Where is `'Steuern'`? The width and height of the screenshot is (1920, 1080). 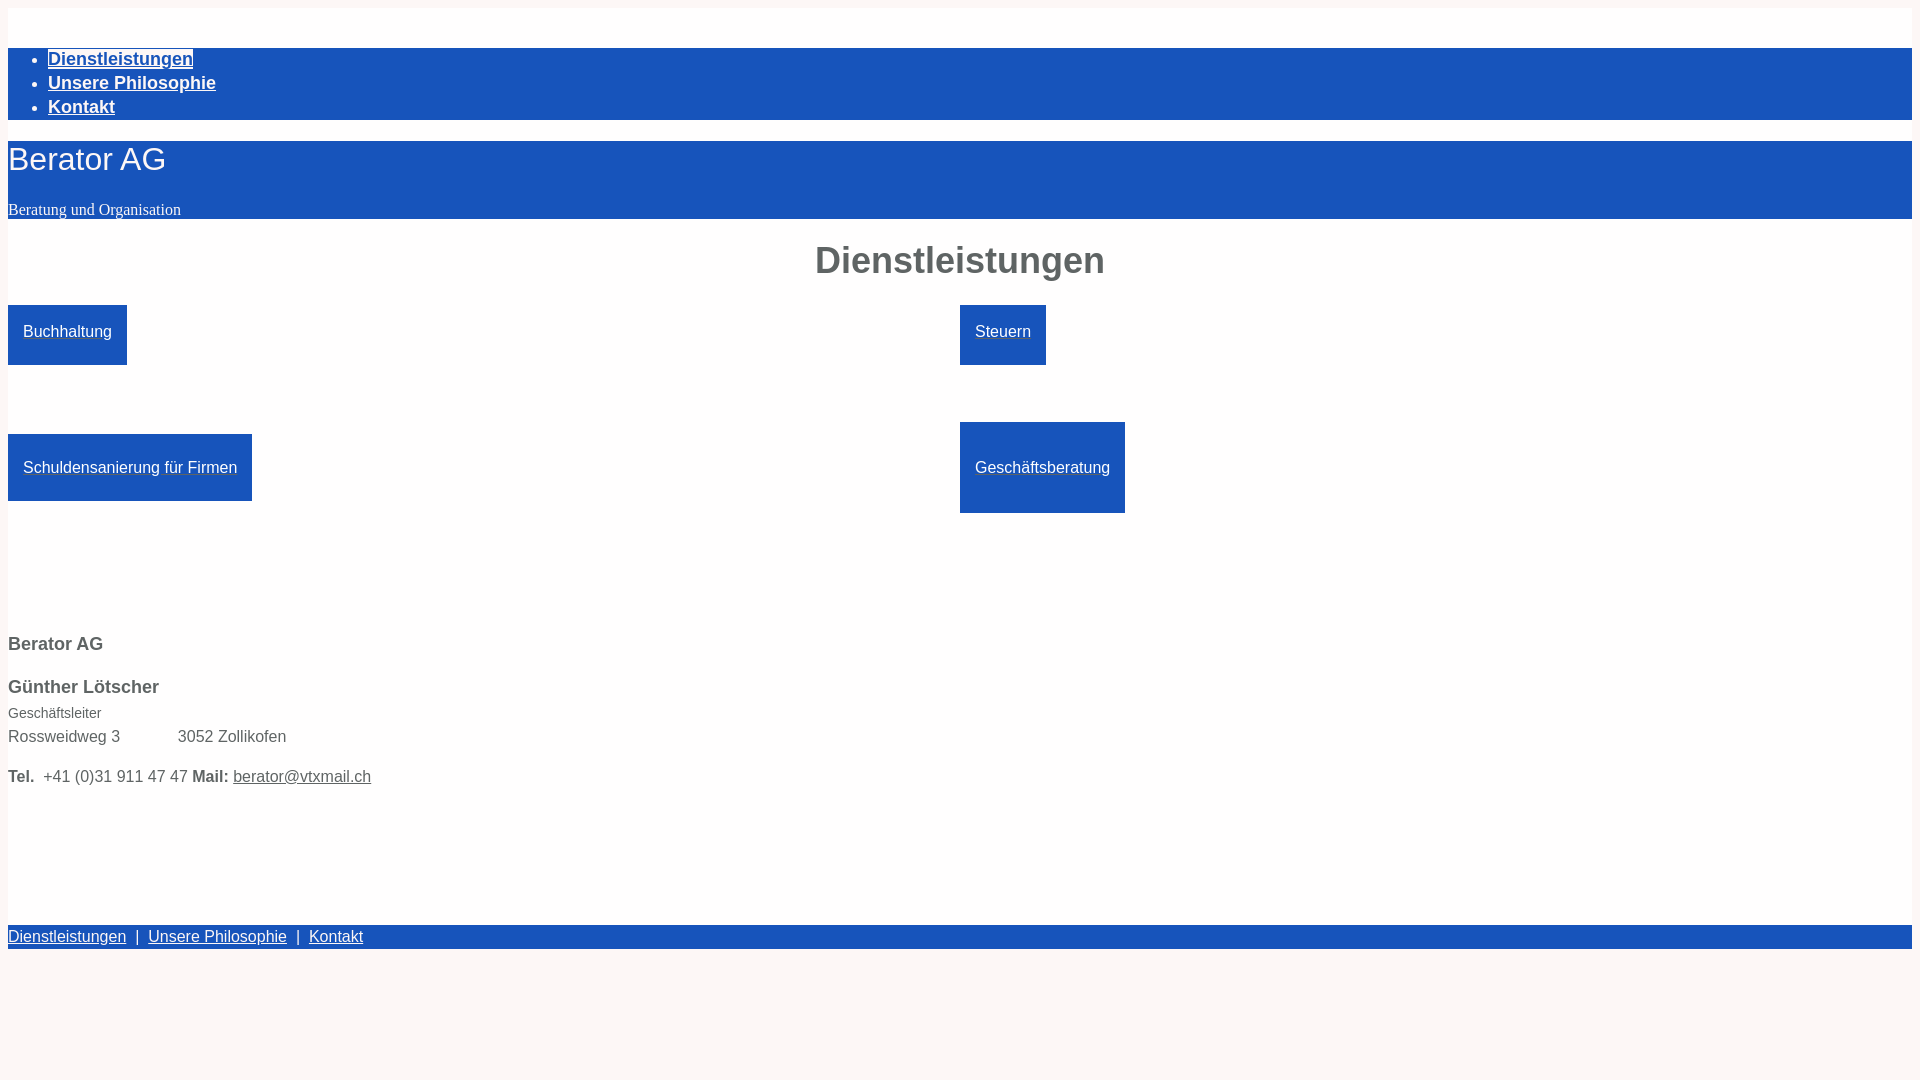 'Steuern' is located at coordinates (1003, 330).